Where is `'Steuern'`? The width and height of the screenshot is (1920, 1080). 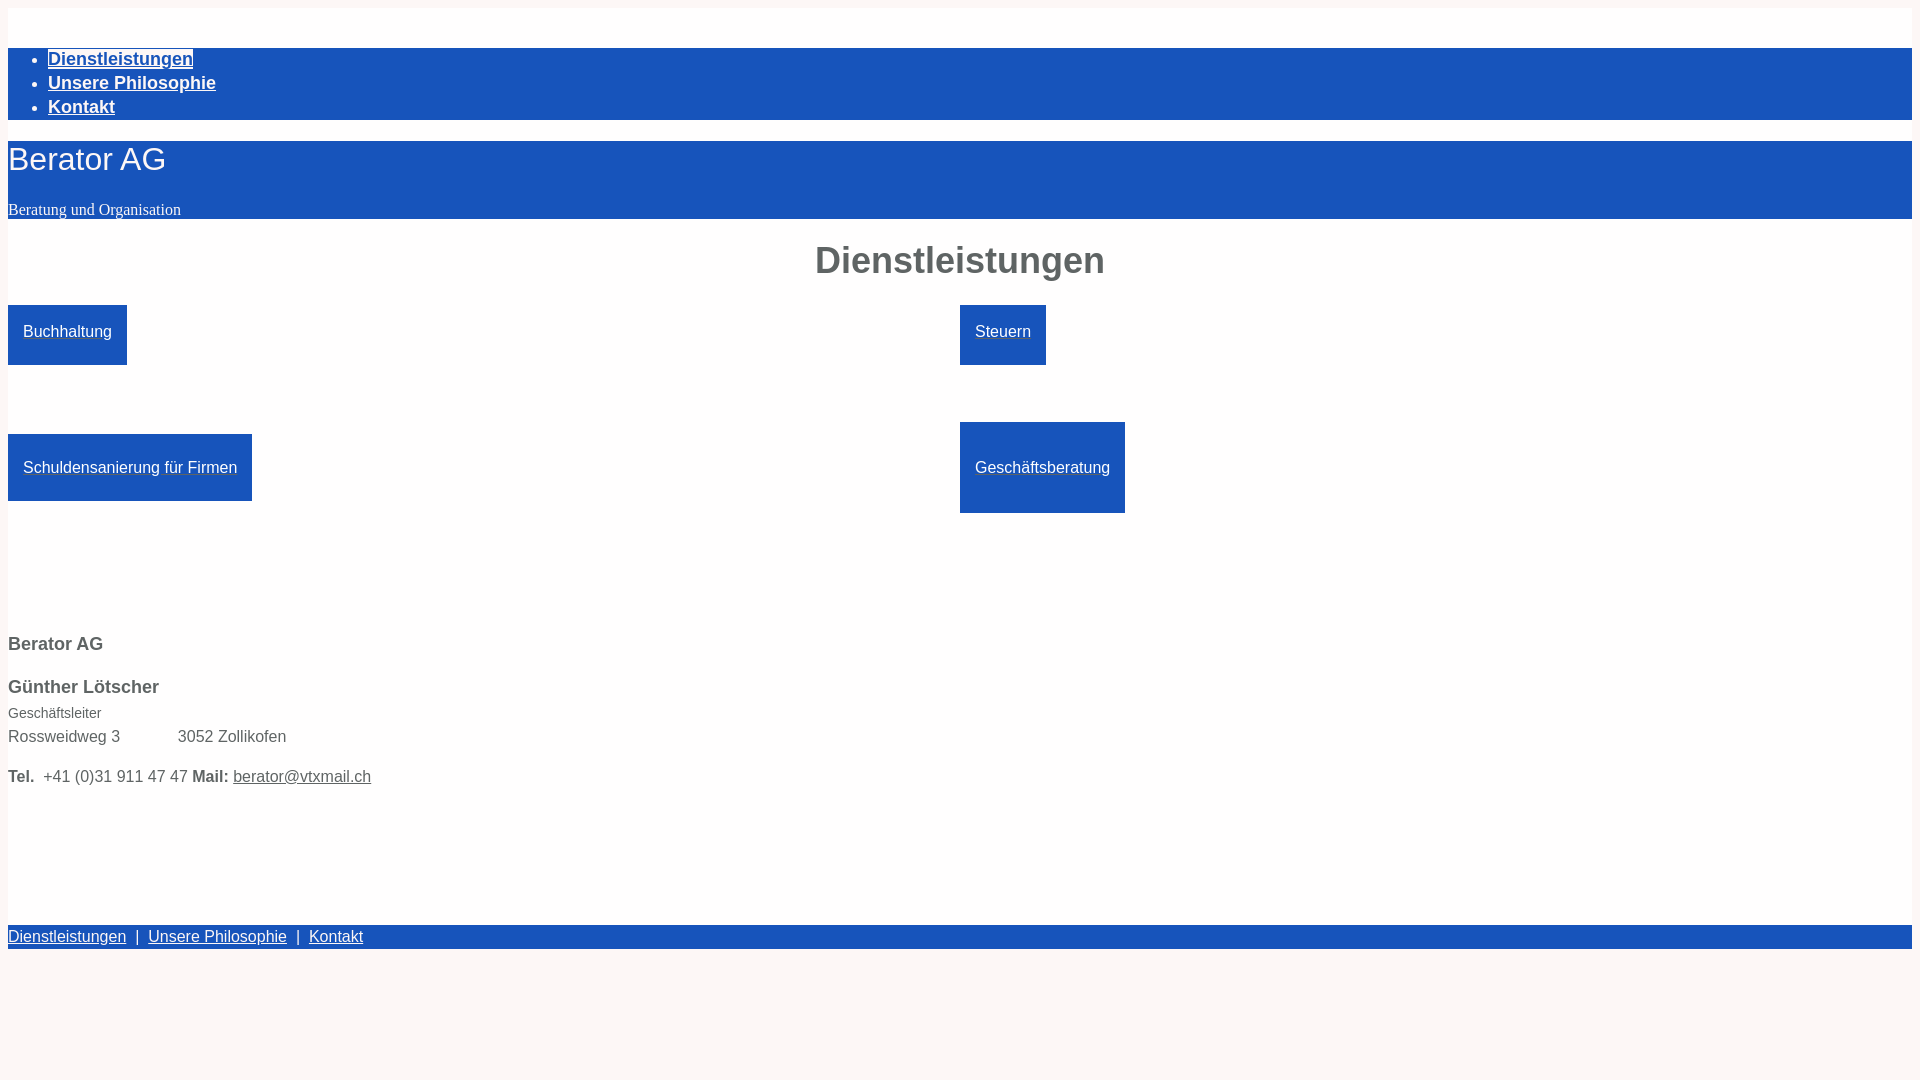 'Steuern' is located at coordinates (1003, 330).